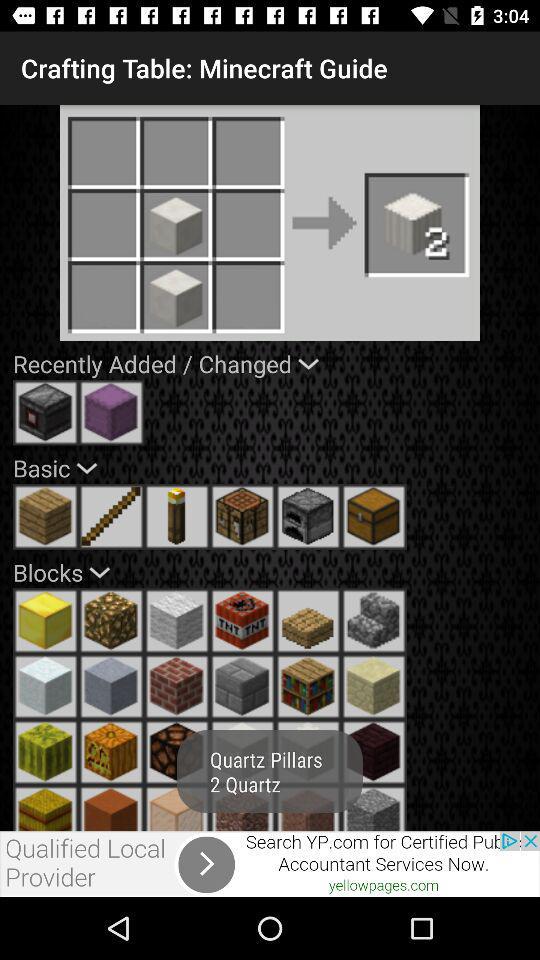  What do you see at coordinates (177, 620) in the screenshot?
I see `click the third block option` at bounding box center [177, 620].